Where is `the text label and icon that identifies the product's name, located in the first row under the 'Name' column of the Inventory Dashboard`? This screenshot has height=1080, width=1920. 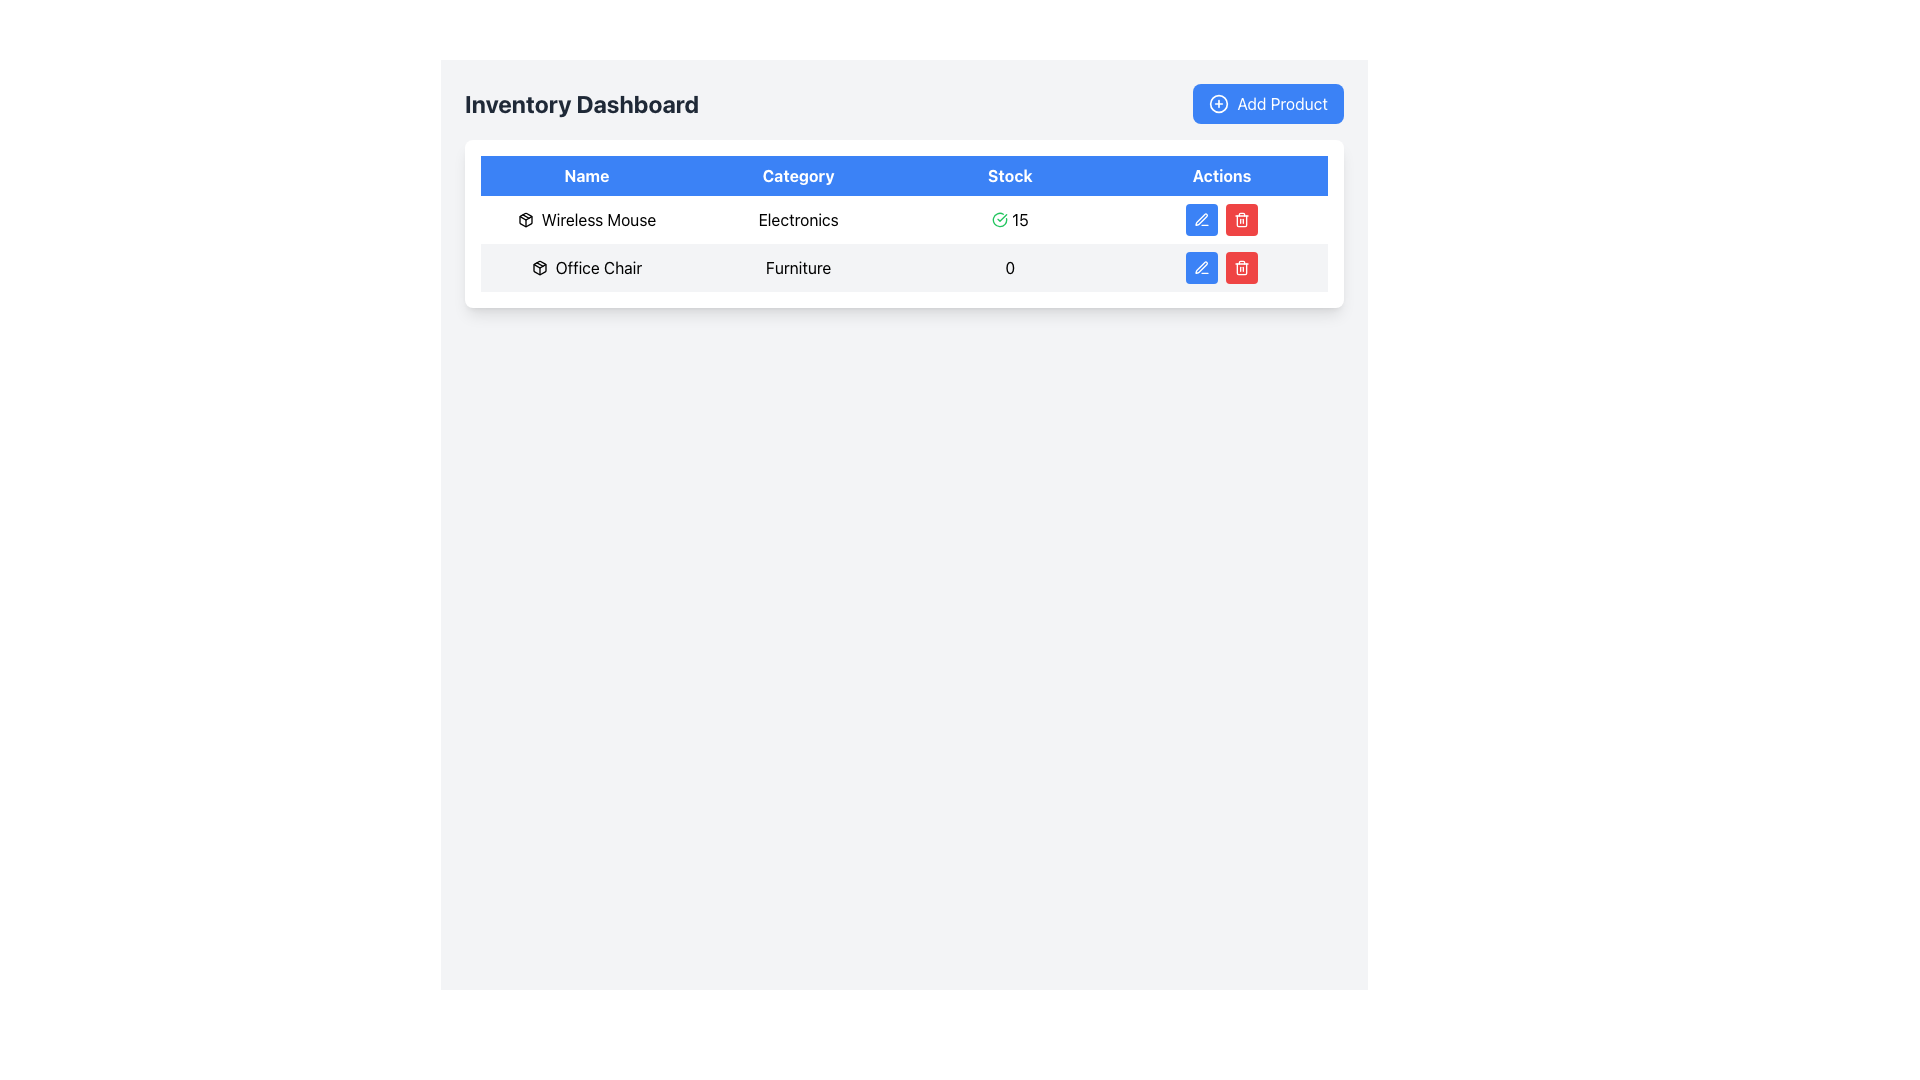
the text label and icon that identifies the product's name, located in the first row under the 'Name' column of the Inventory Dashboard is located at coordinates (585, 219).